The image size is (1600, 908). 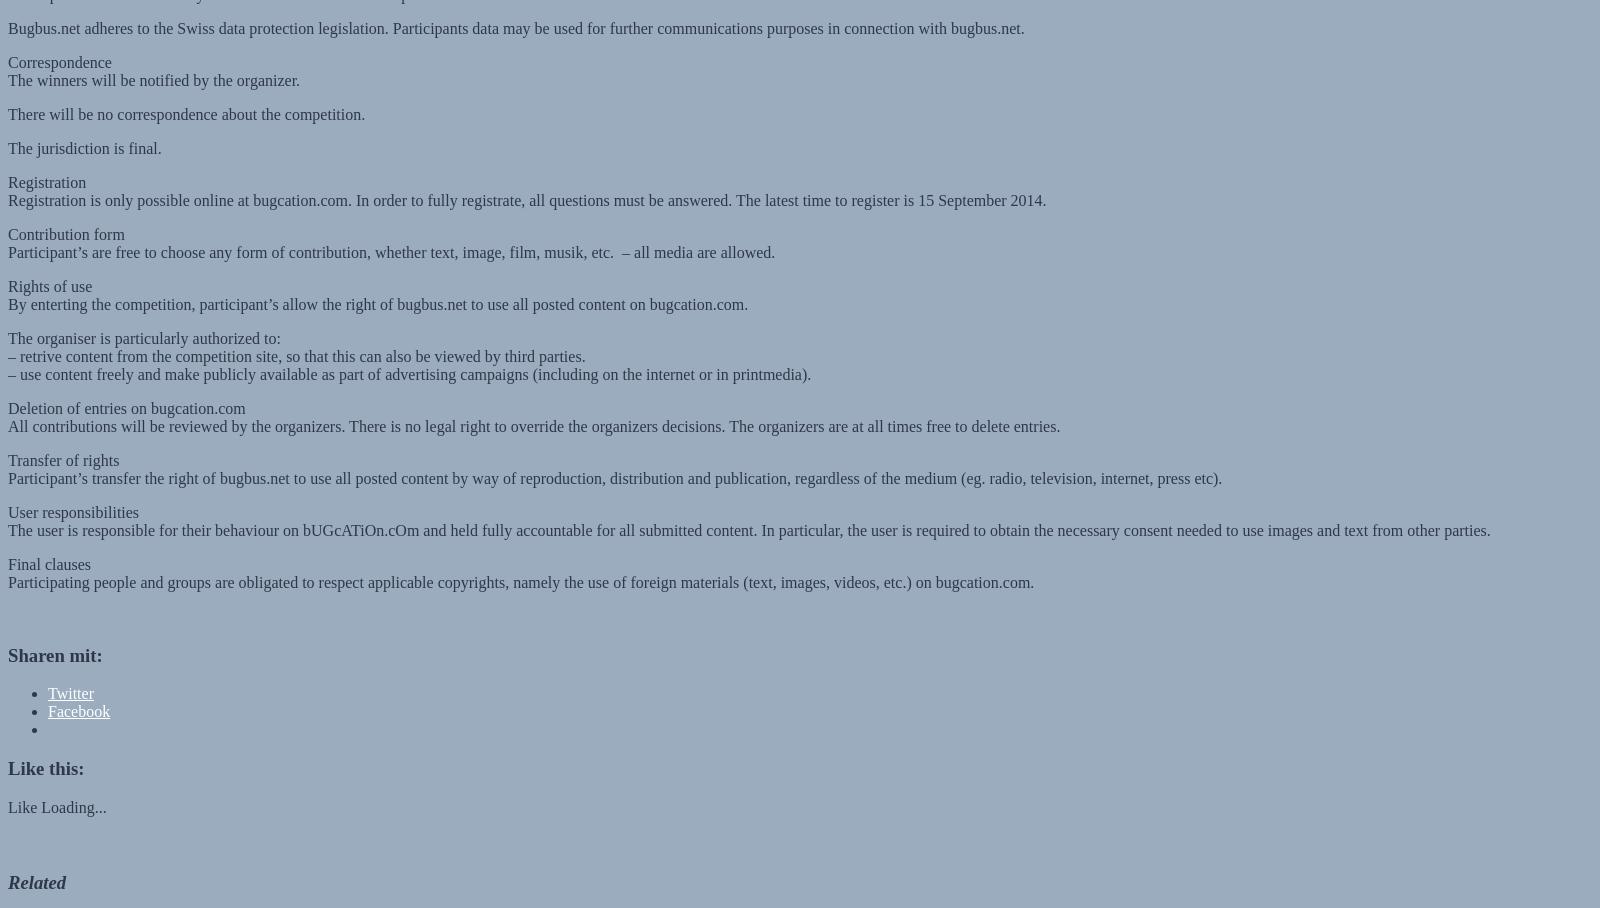 What do you see at coordinates (48, 544) in the screenshot?
I see `'Final clauses'` at bounding box center [48, 544].